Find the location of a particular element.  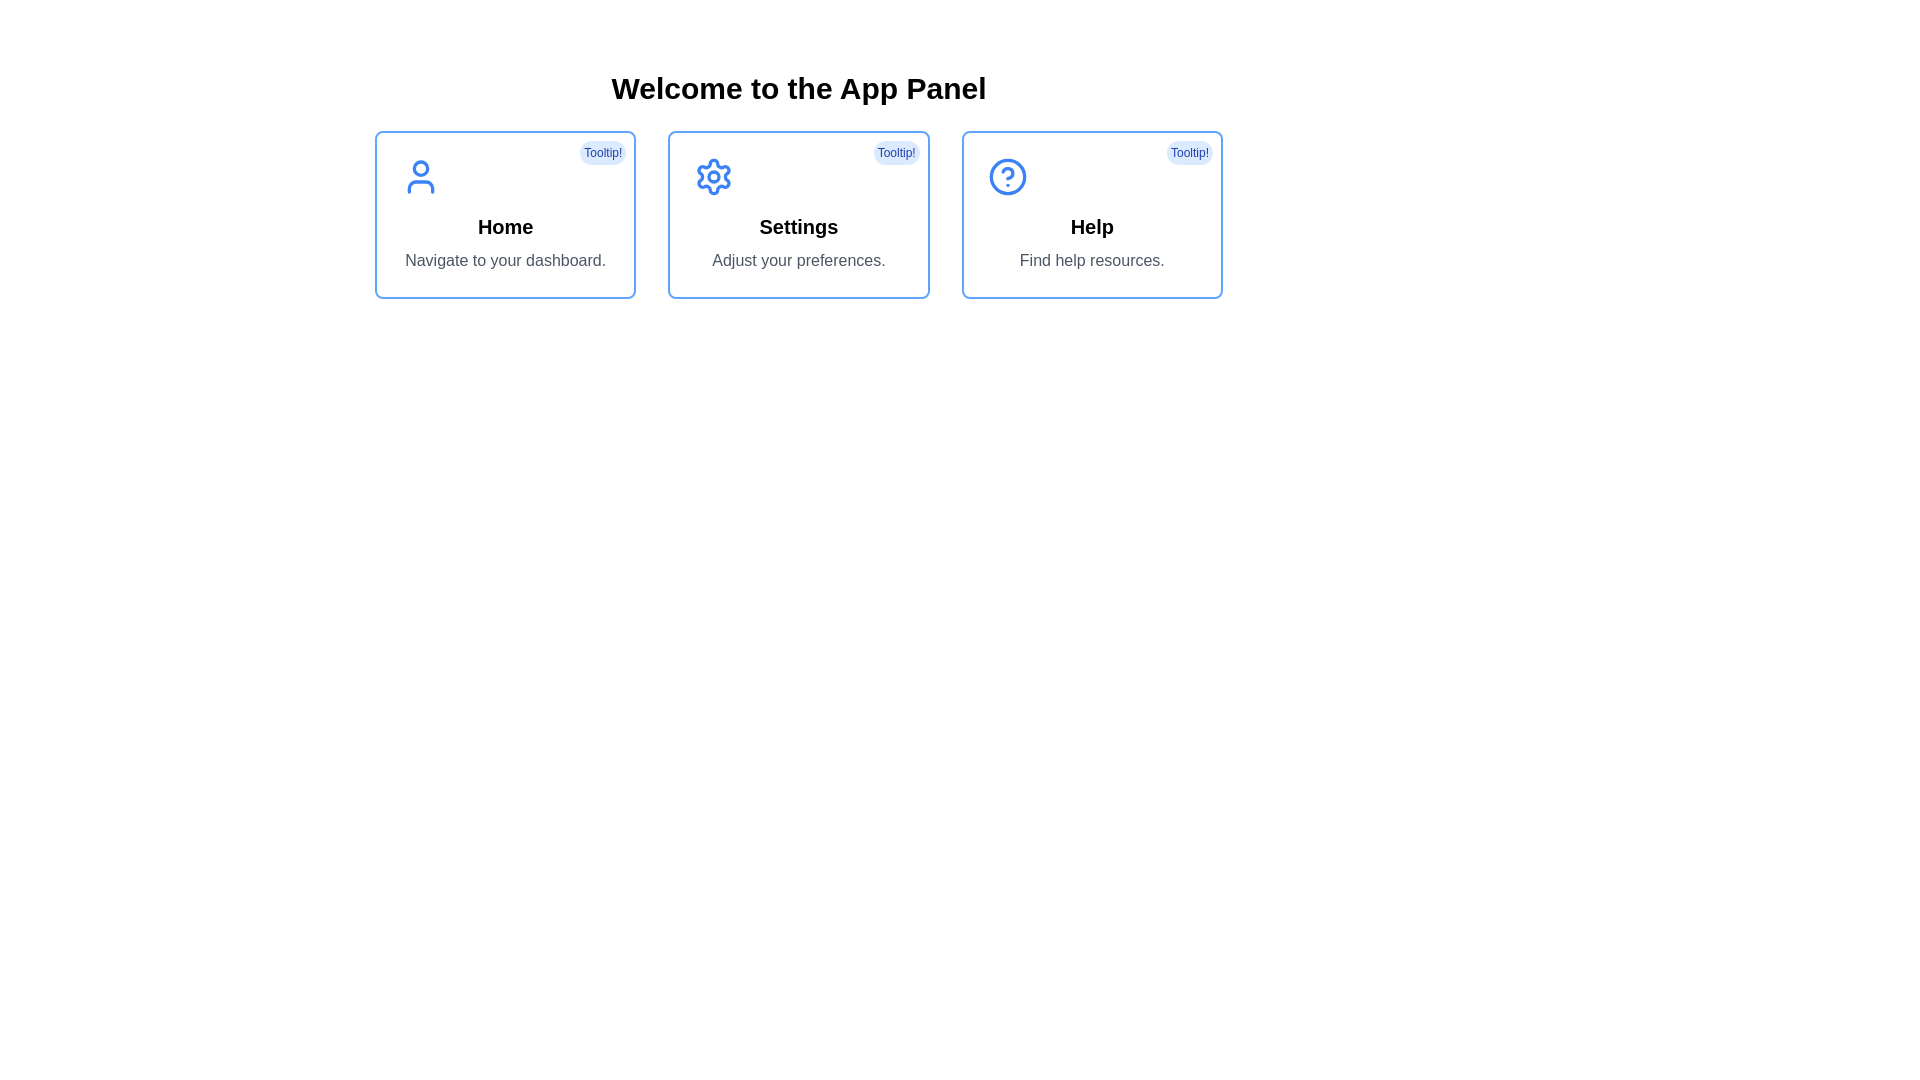

the settings card located in the middle column of the three-column grid below the 'Welcome to the App Panel' heading is located at coordinates (797, 215).